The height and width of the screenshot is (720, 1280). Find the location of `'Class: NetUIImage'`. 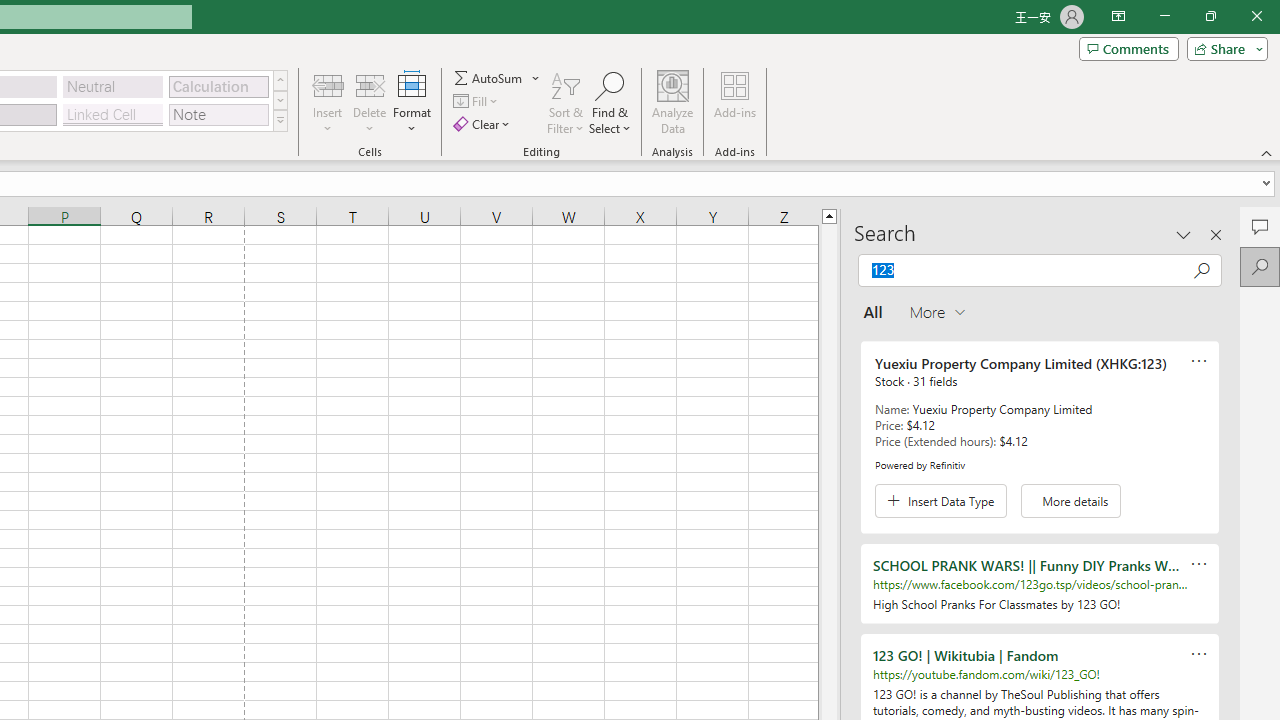

'Class: NetUIImage' is located at coordinates (279, 120).